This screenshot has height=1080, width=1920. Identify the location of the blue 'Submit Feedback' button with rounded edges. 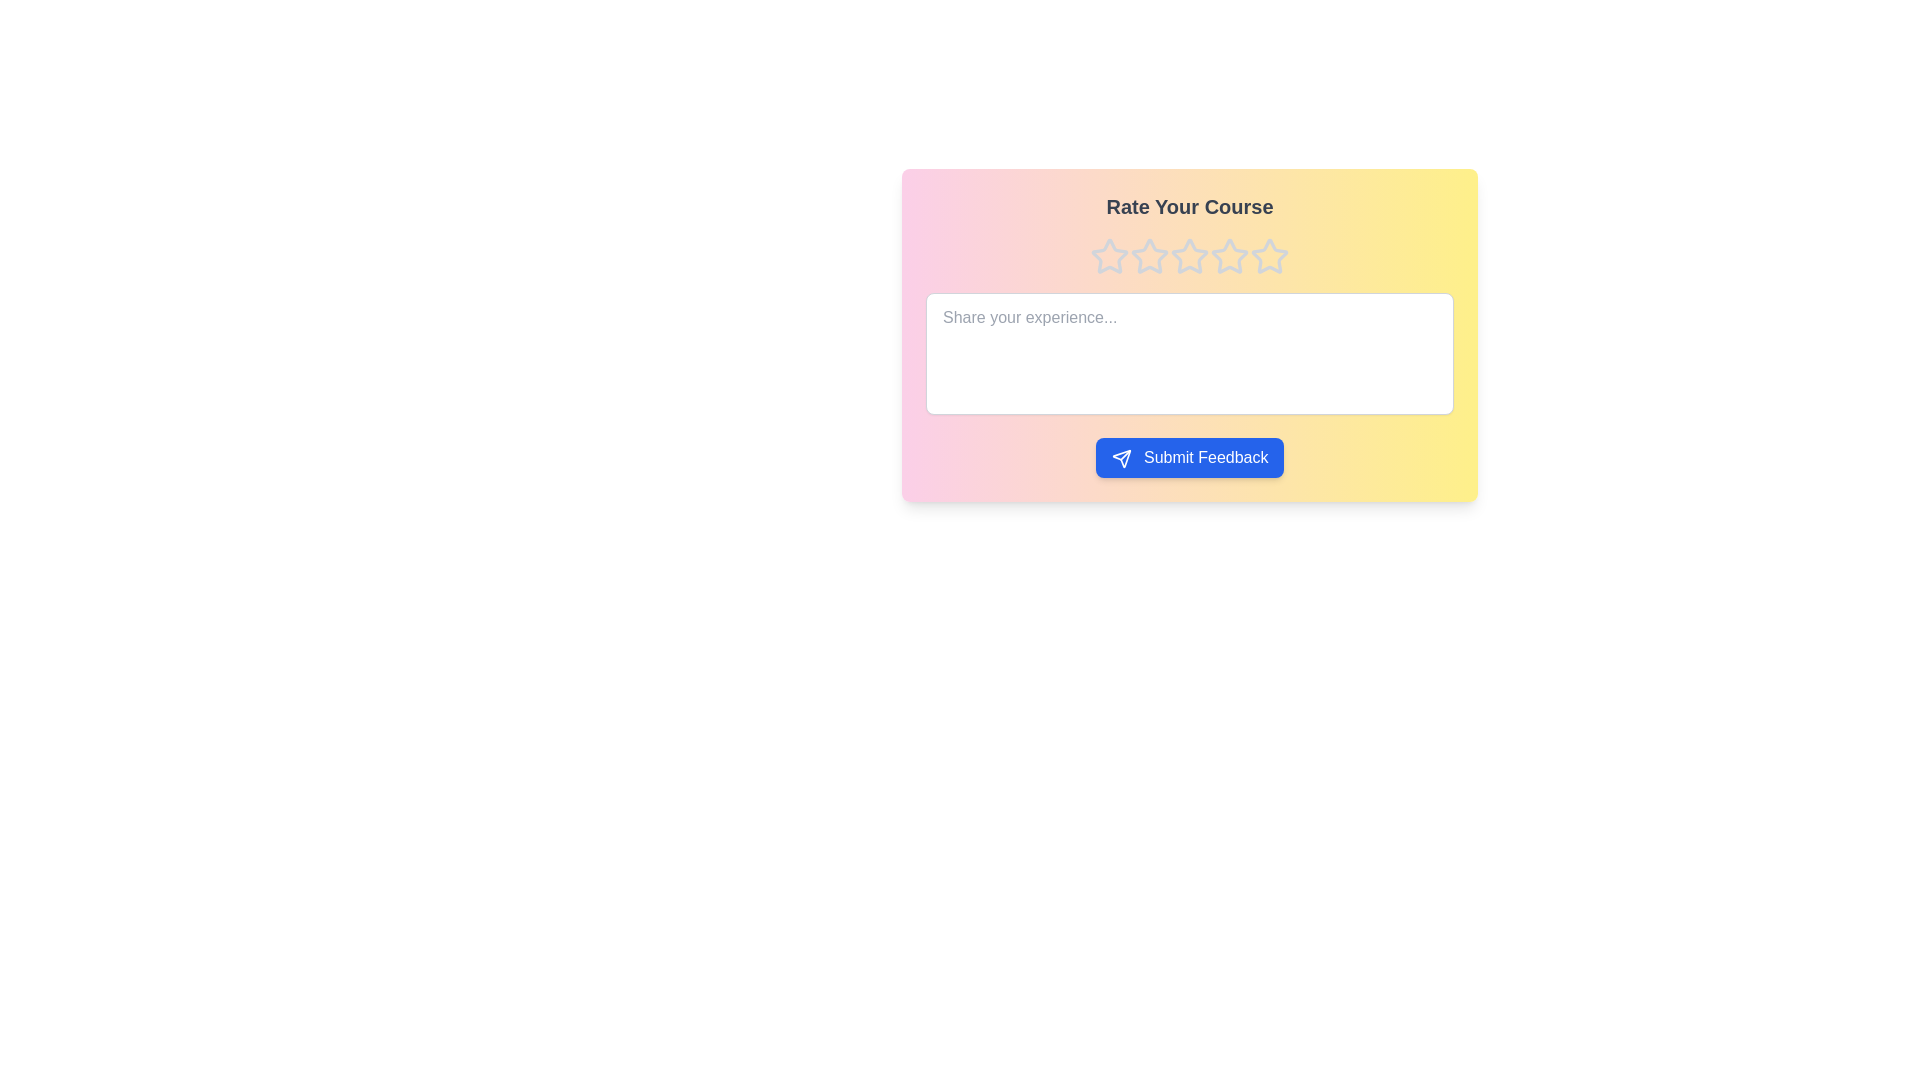
(1190, 458).